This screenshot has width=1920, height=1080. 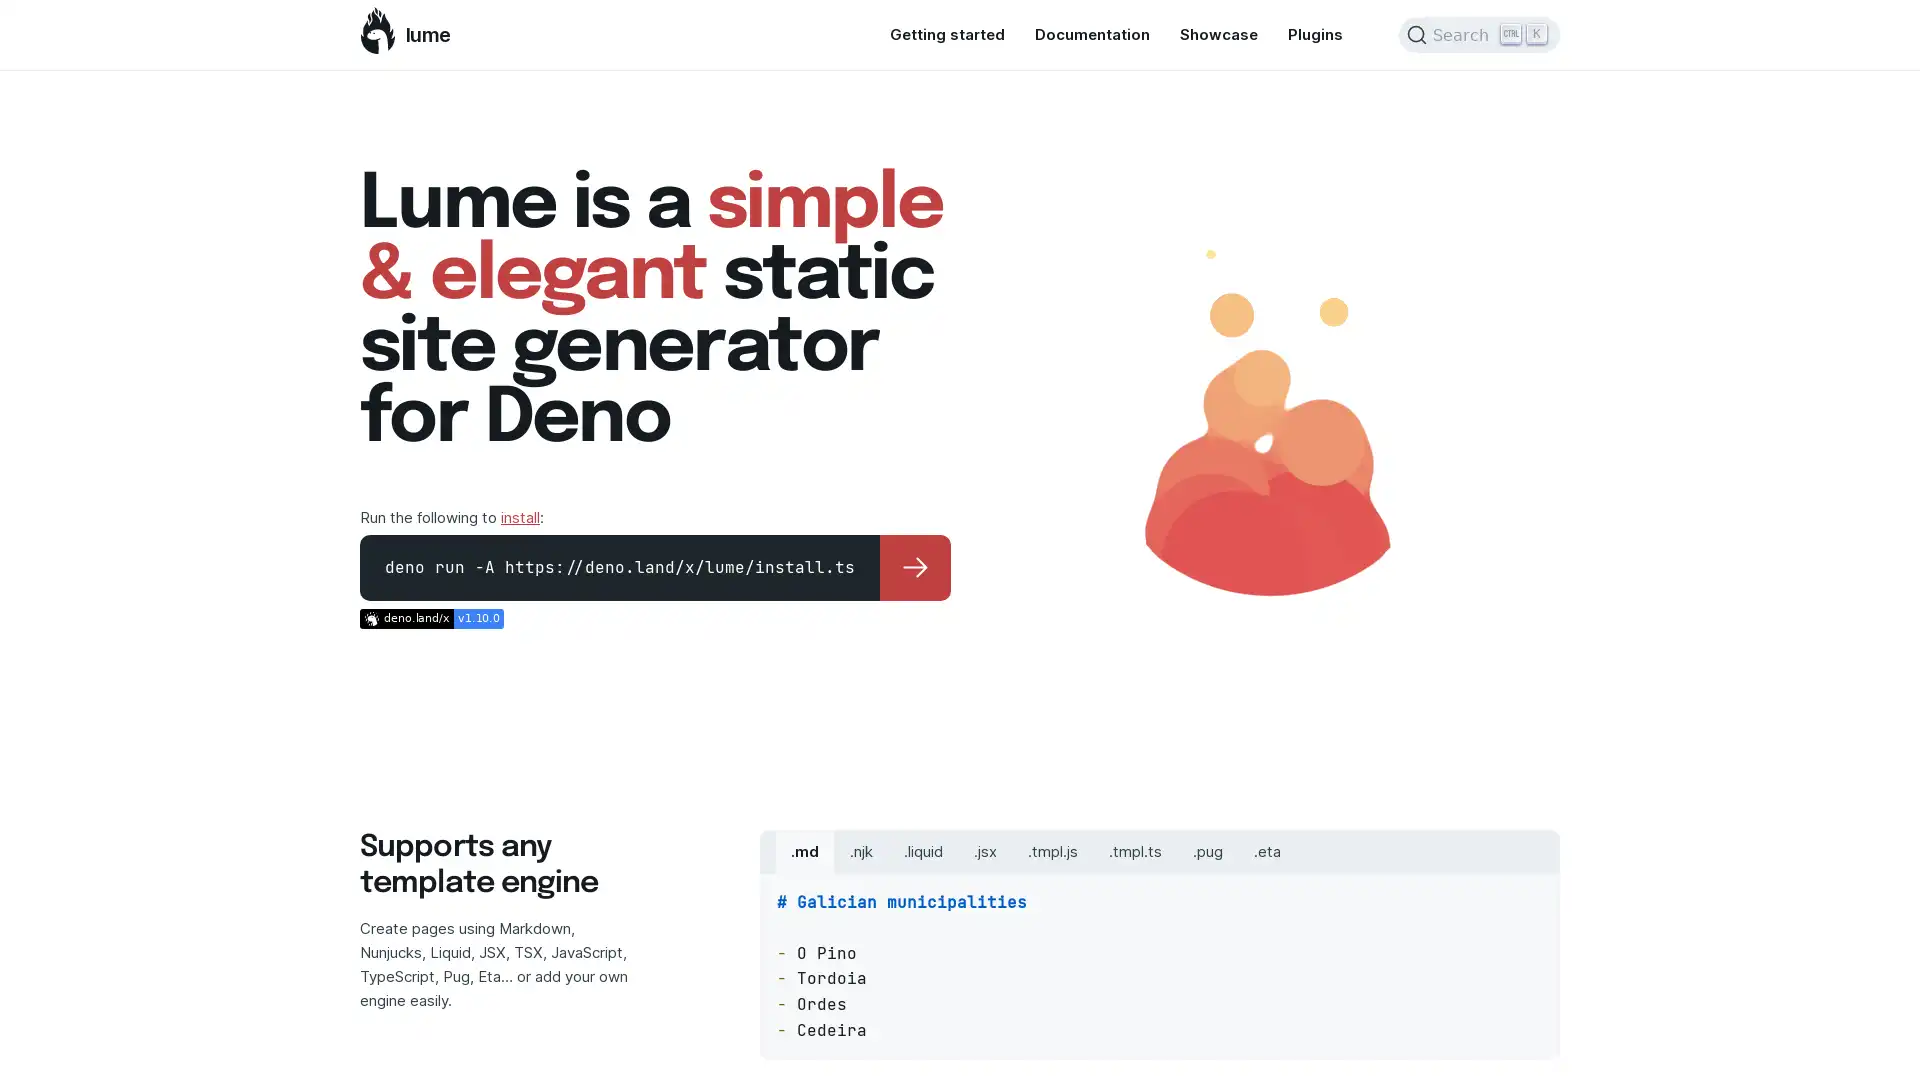 What do you see at coordinates (1051, 851) in the screenshot?
I see `.tmpl.js` at bounding box center [1051, 851].